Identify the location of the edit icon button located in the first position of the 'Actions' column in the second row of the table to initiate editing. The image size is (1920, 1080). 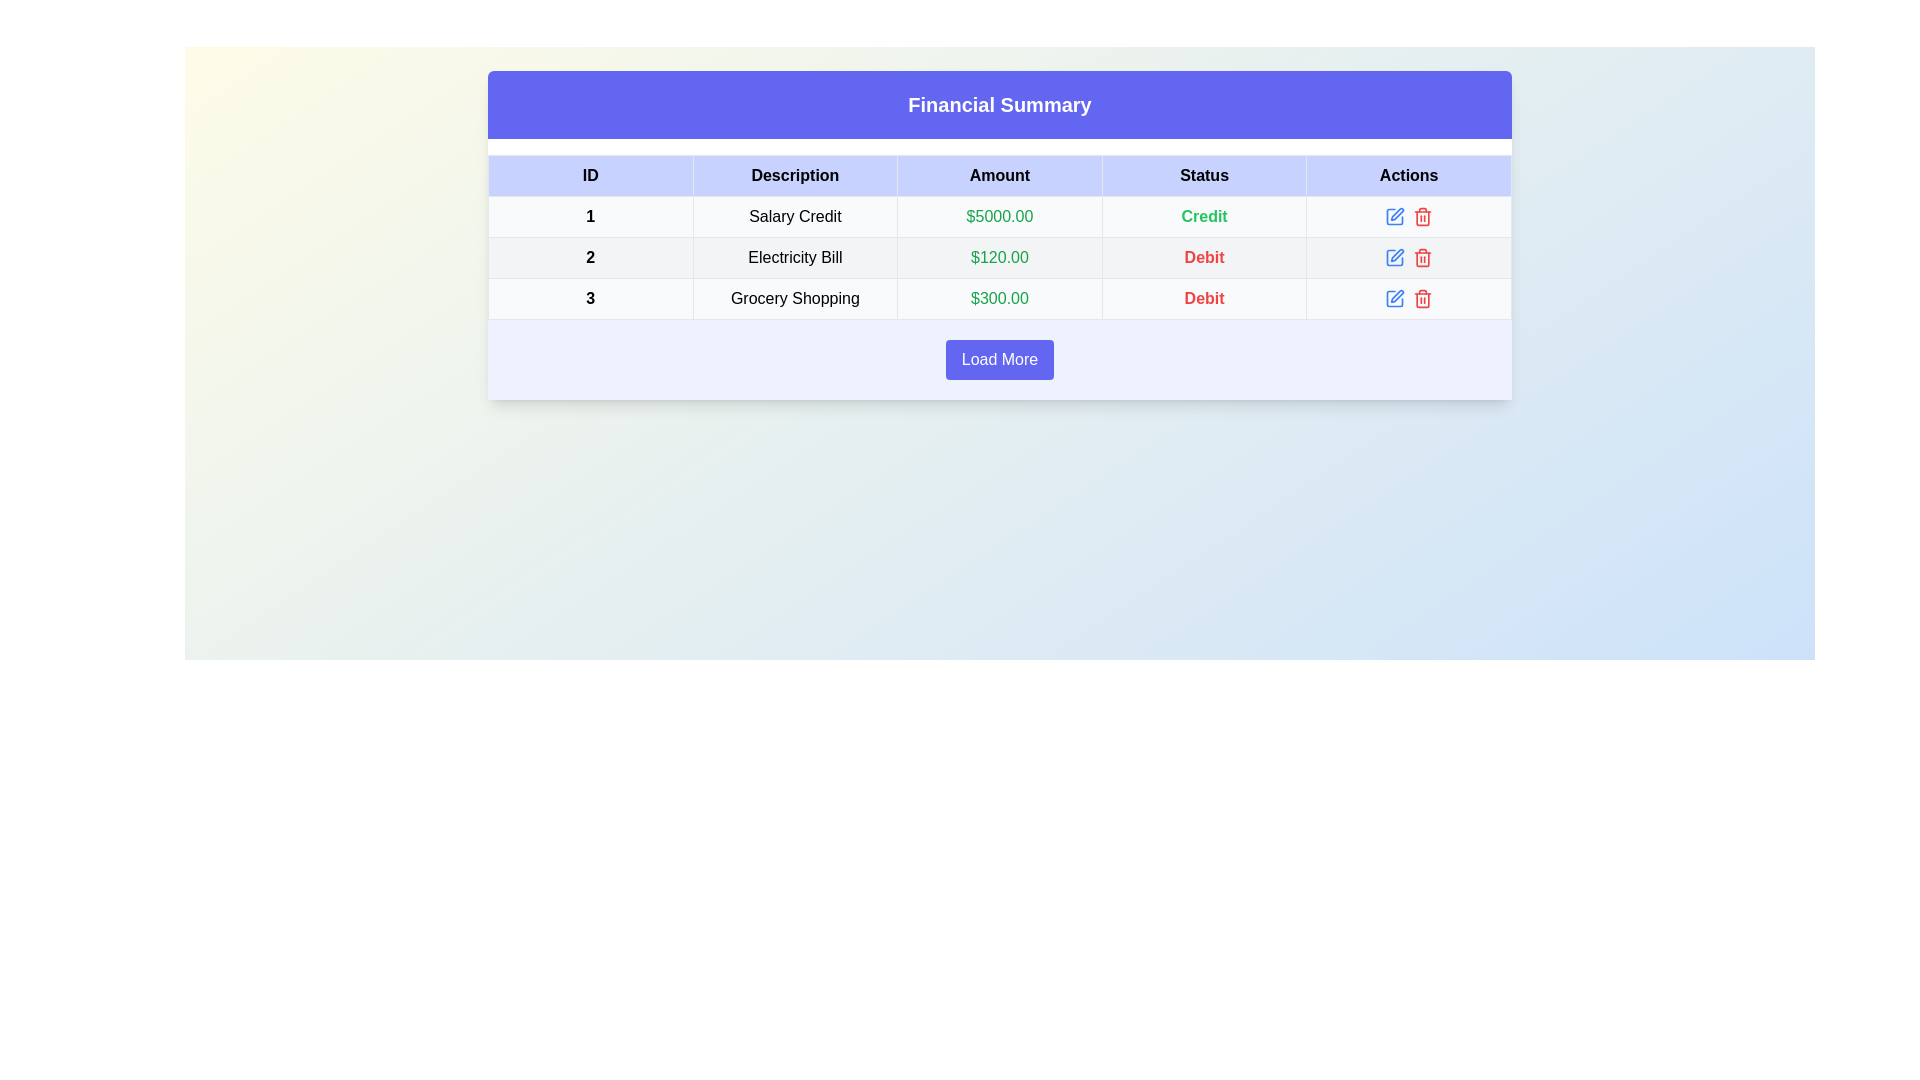
(1394, 216).